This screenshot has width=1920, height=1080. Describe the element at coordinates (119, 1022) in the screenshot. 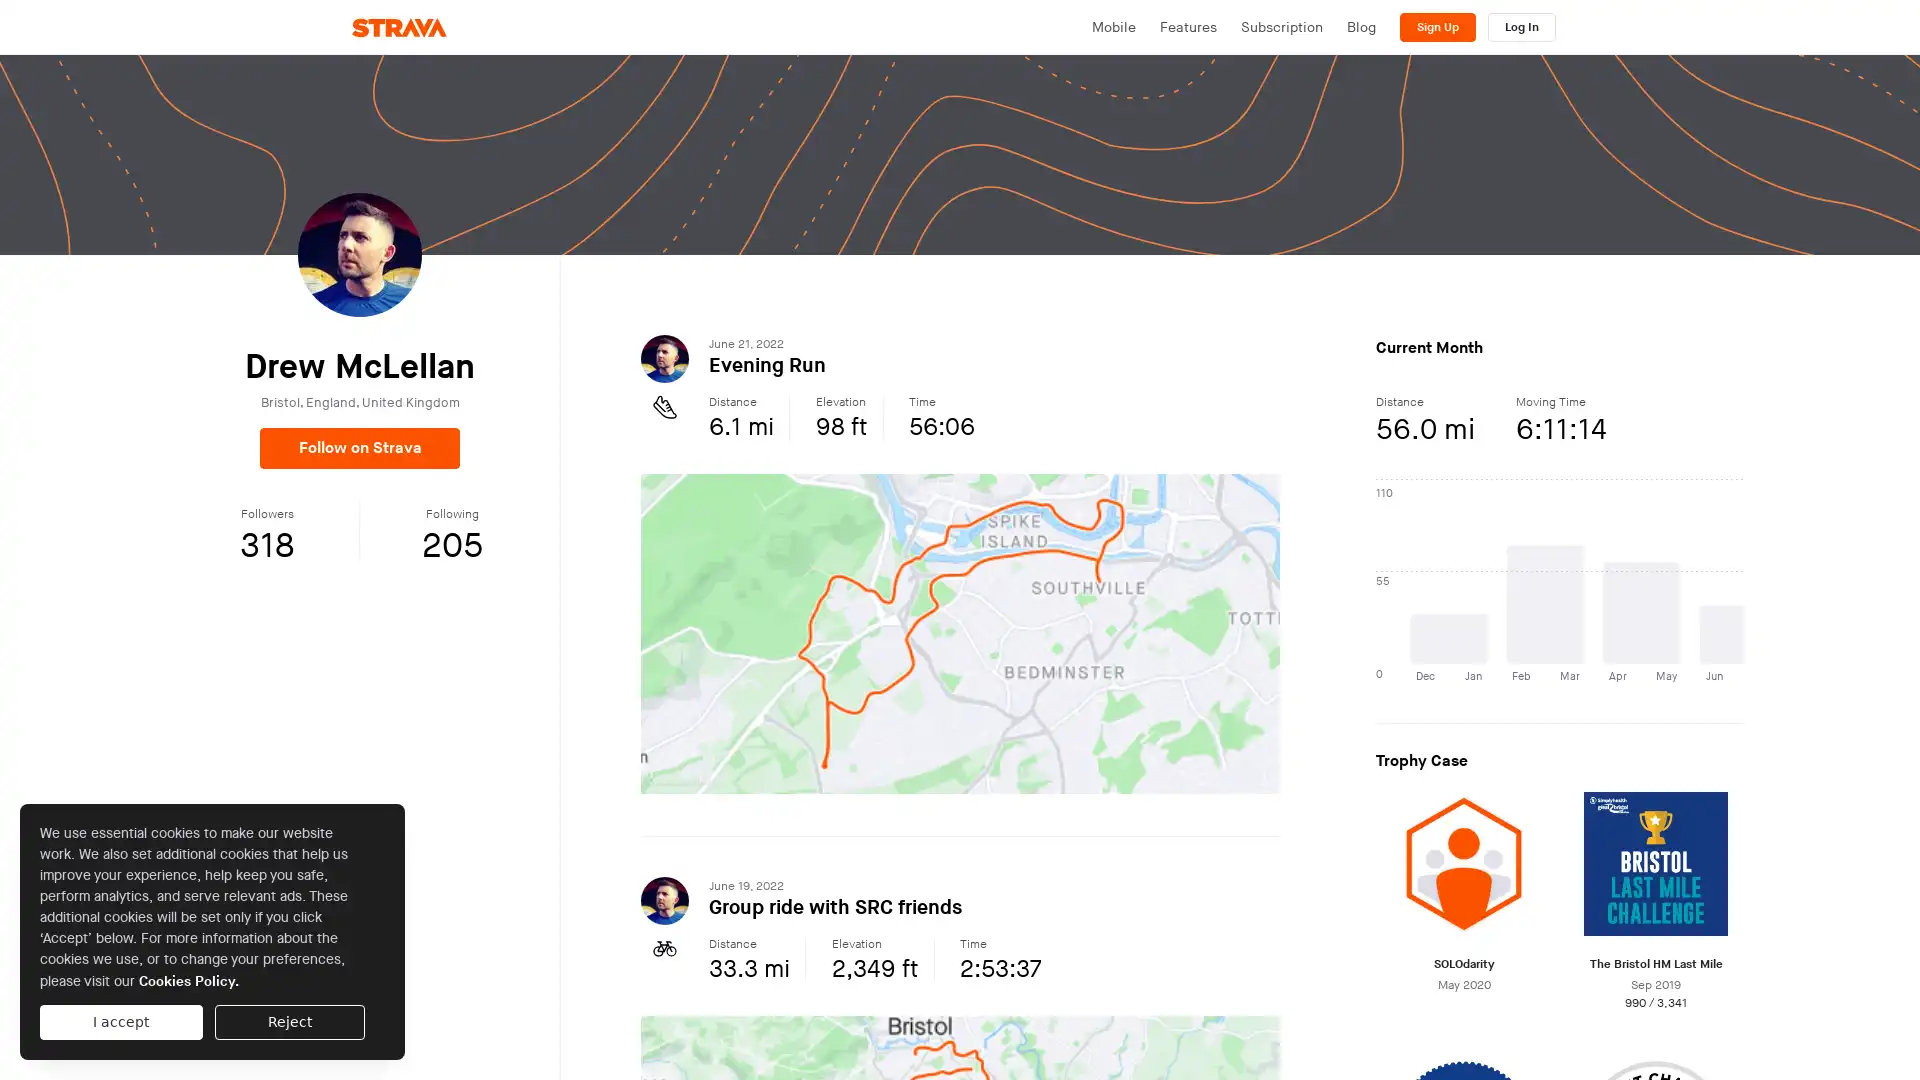

I see `I accept` at that location.